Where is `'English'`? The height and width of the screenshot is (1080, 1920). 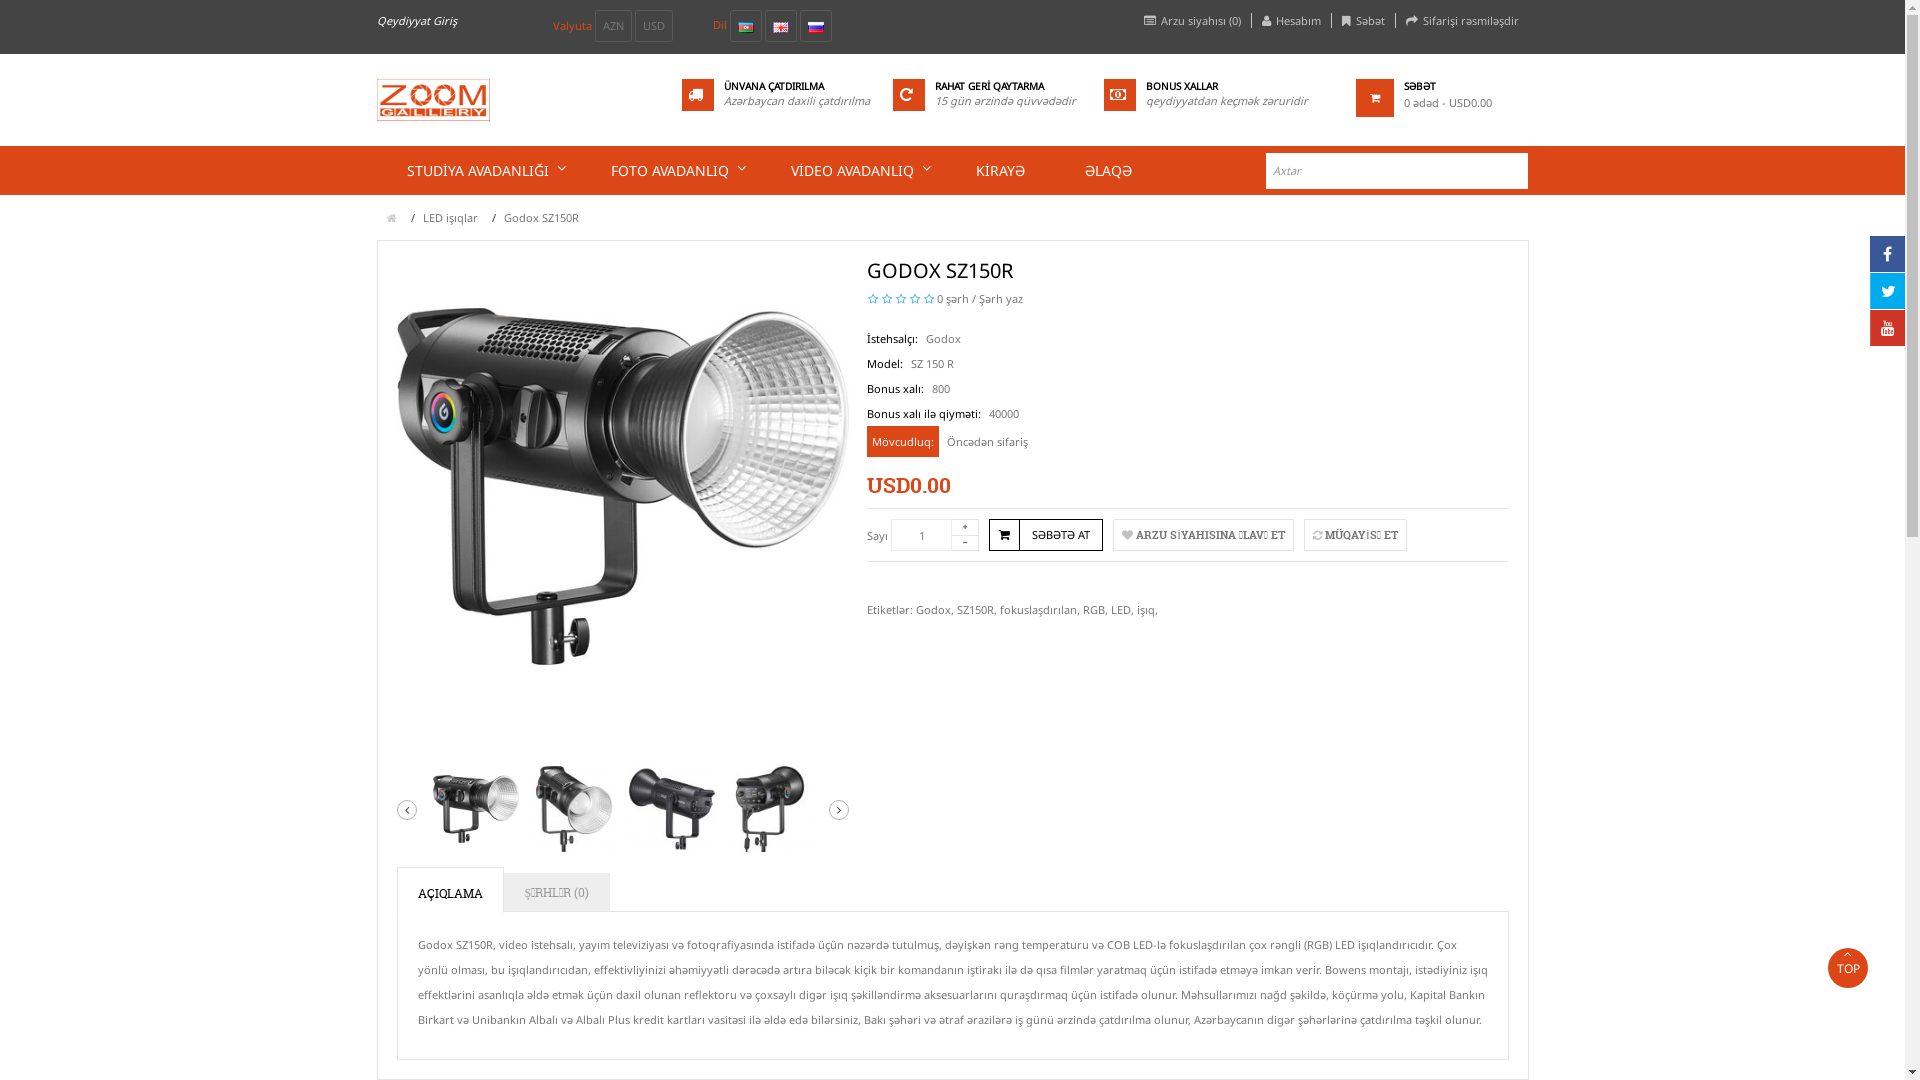 'English' is located at coordinates (778, 27).